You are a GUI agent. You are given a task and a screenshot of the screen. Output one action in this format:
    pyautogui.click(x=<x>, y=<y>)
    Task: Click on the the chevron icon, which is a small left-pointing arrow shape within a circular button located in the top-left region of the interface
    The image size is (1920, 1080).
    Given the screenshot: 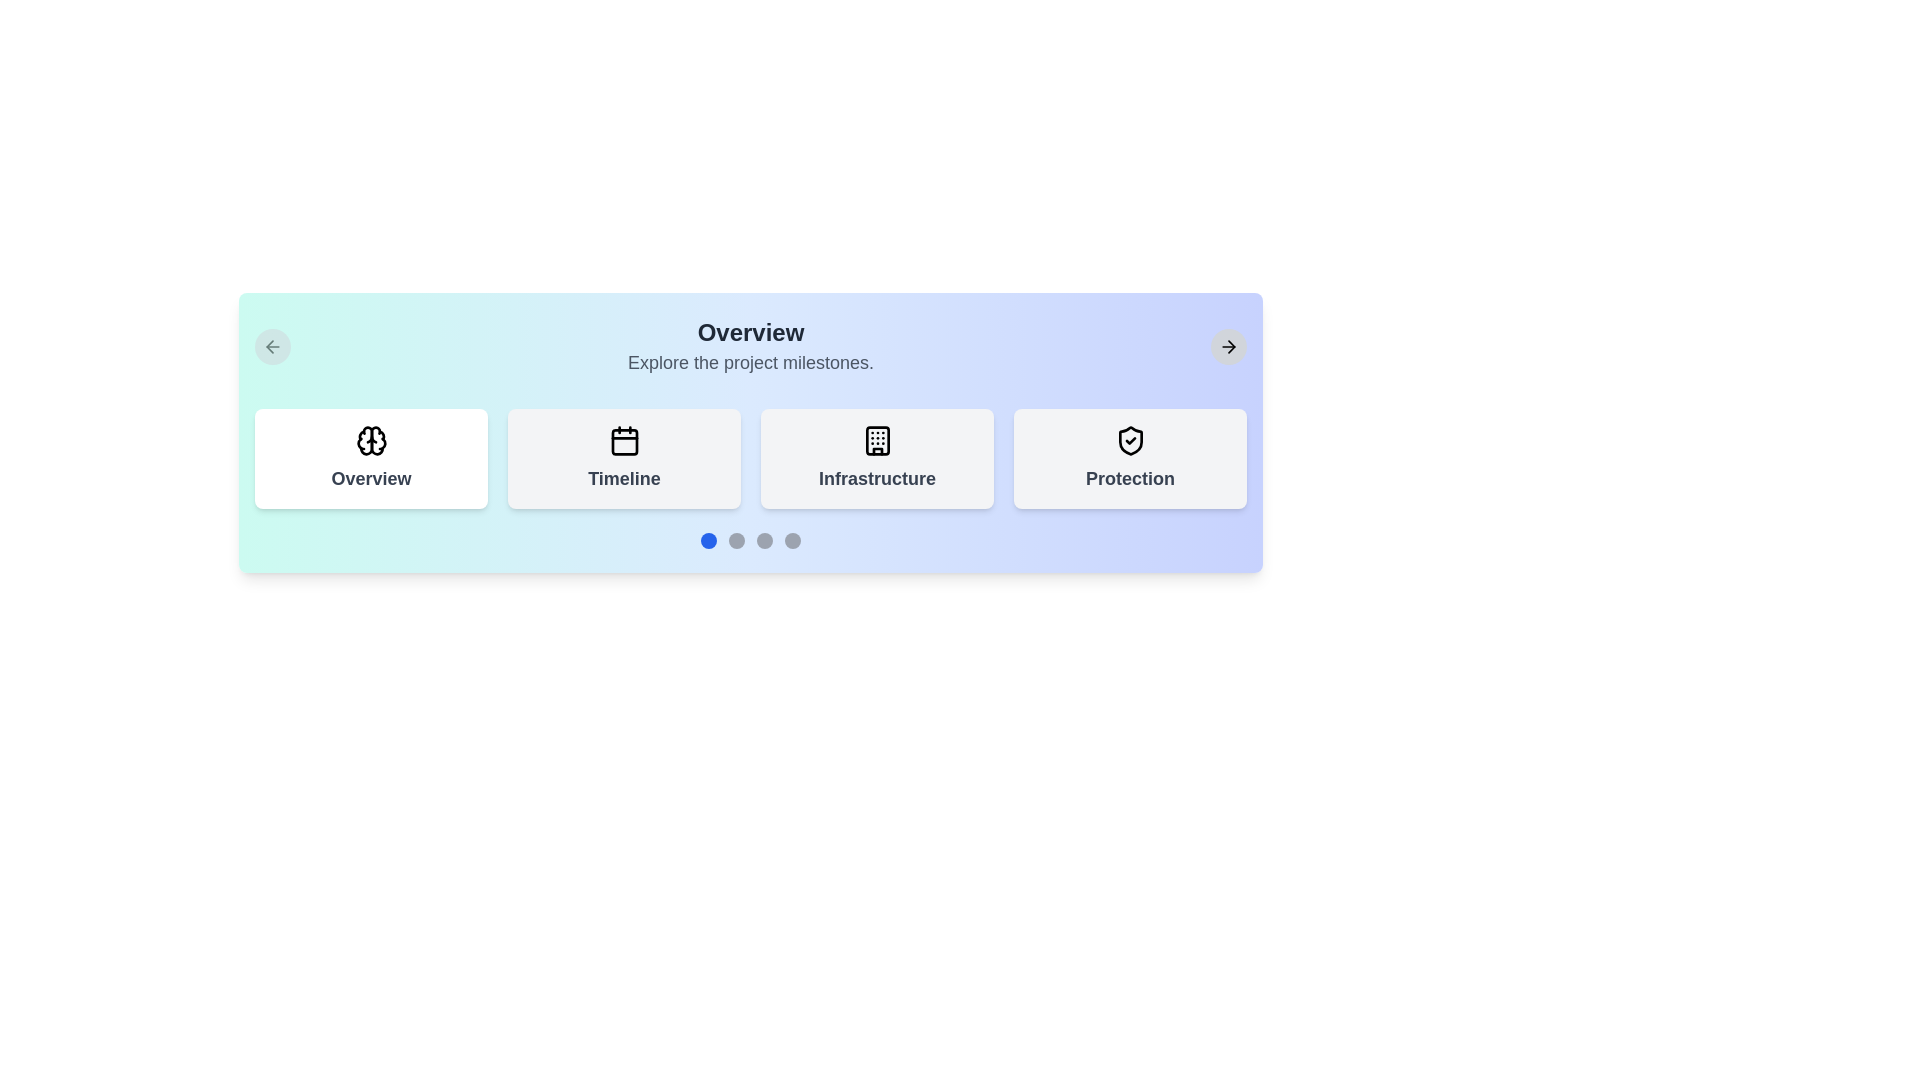 What is the action you would take?
    pyautogui.click(x=269, y=346)
    